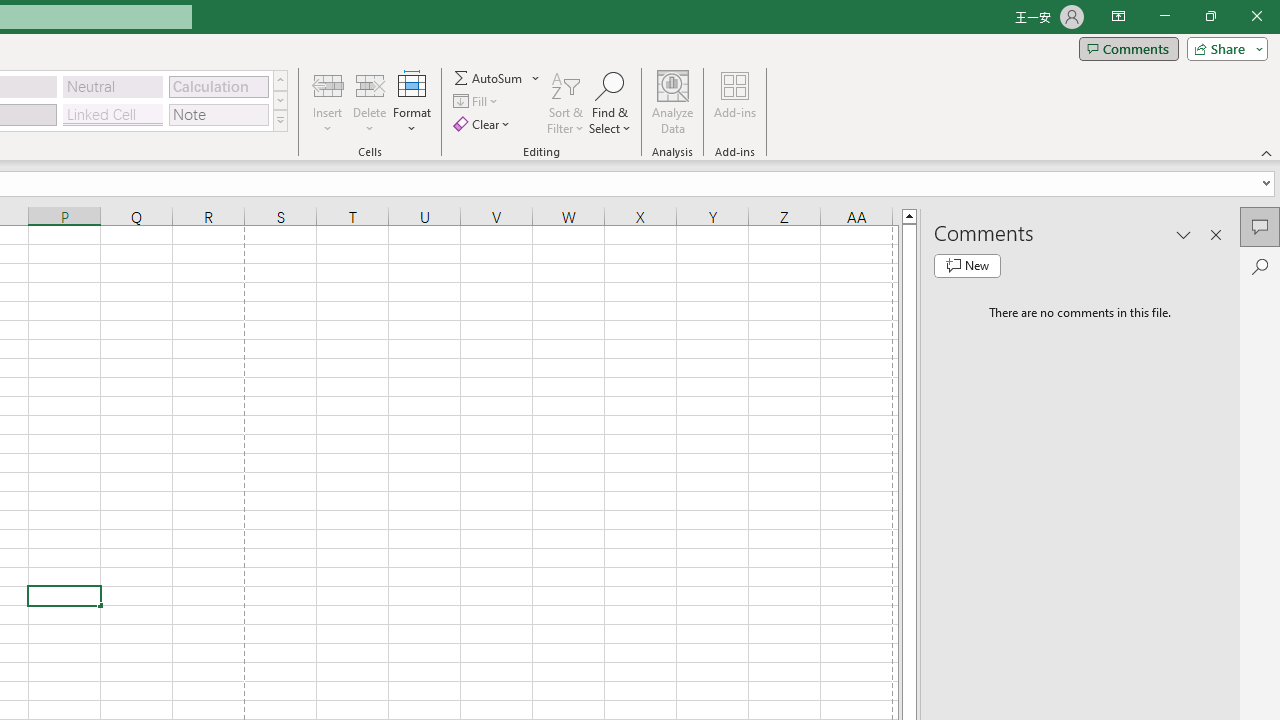 This screenshot has height=720, width=1280. Describe the element at coordinates (1222, 47) in the screenshot. I see `'Share'` at that location.